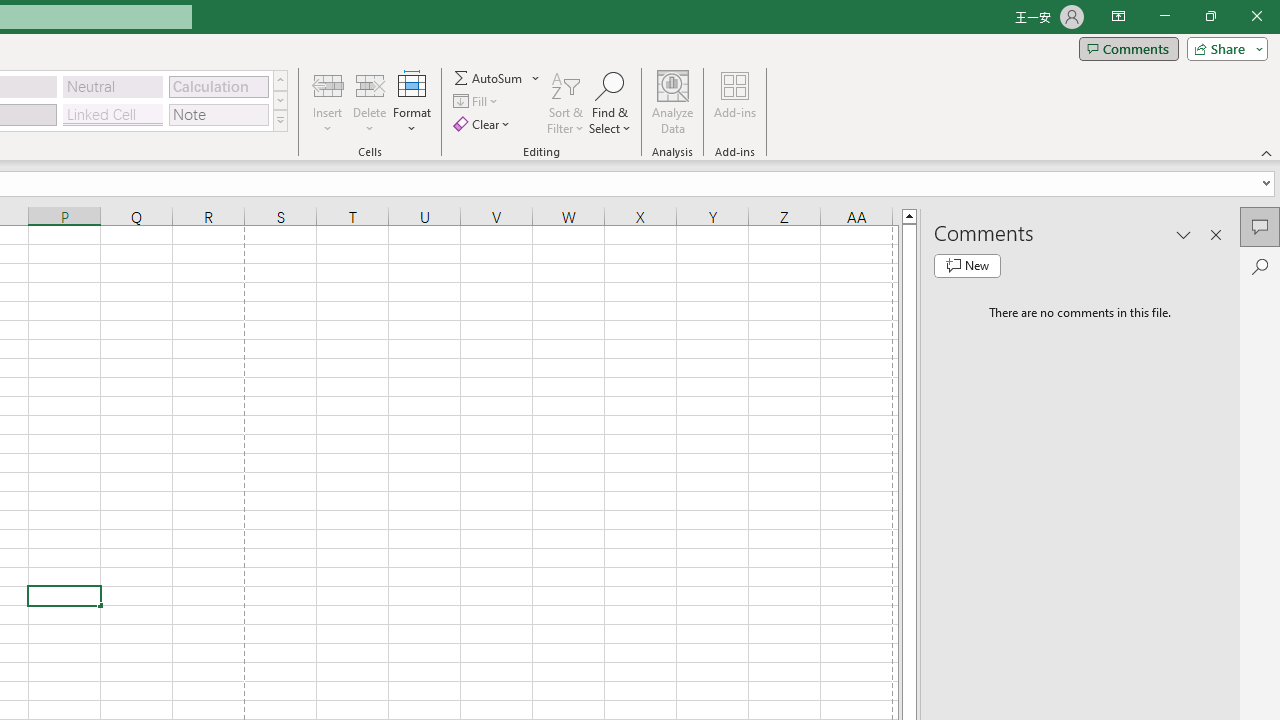 This screenshot has height=720, width=1280. Describe the element at coordinates (1222, 47) in the screenshot. I see `'Share'` at that location.